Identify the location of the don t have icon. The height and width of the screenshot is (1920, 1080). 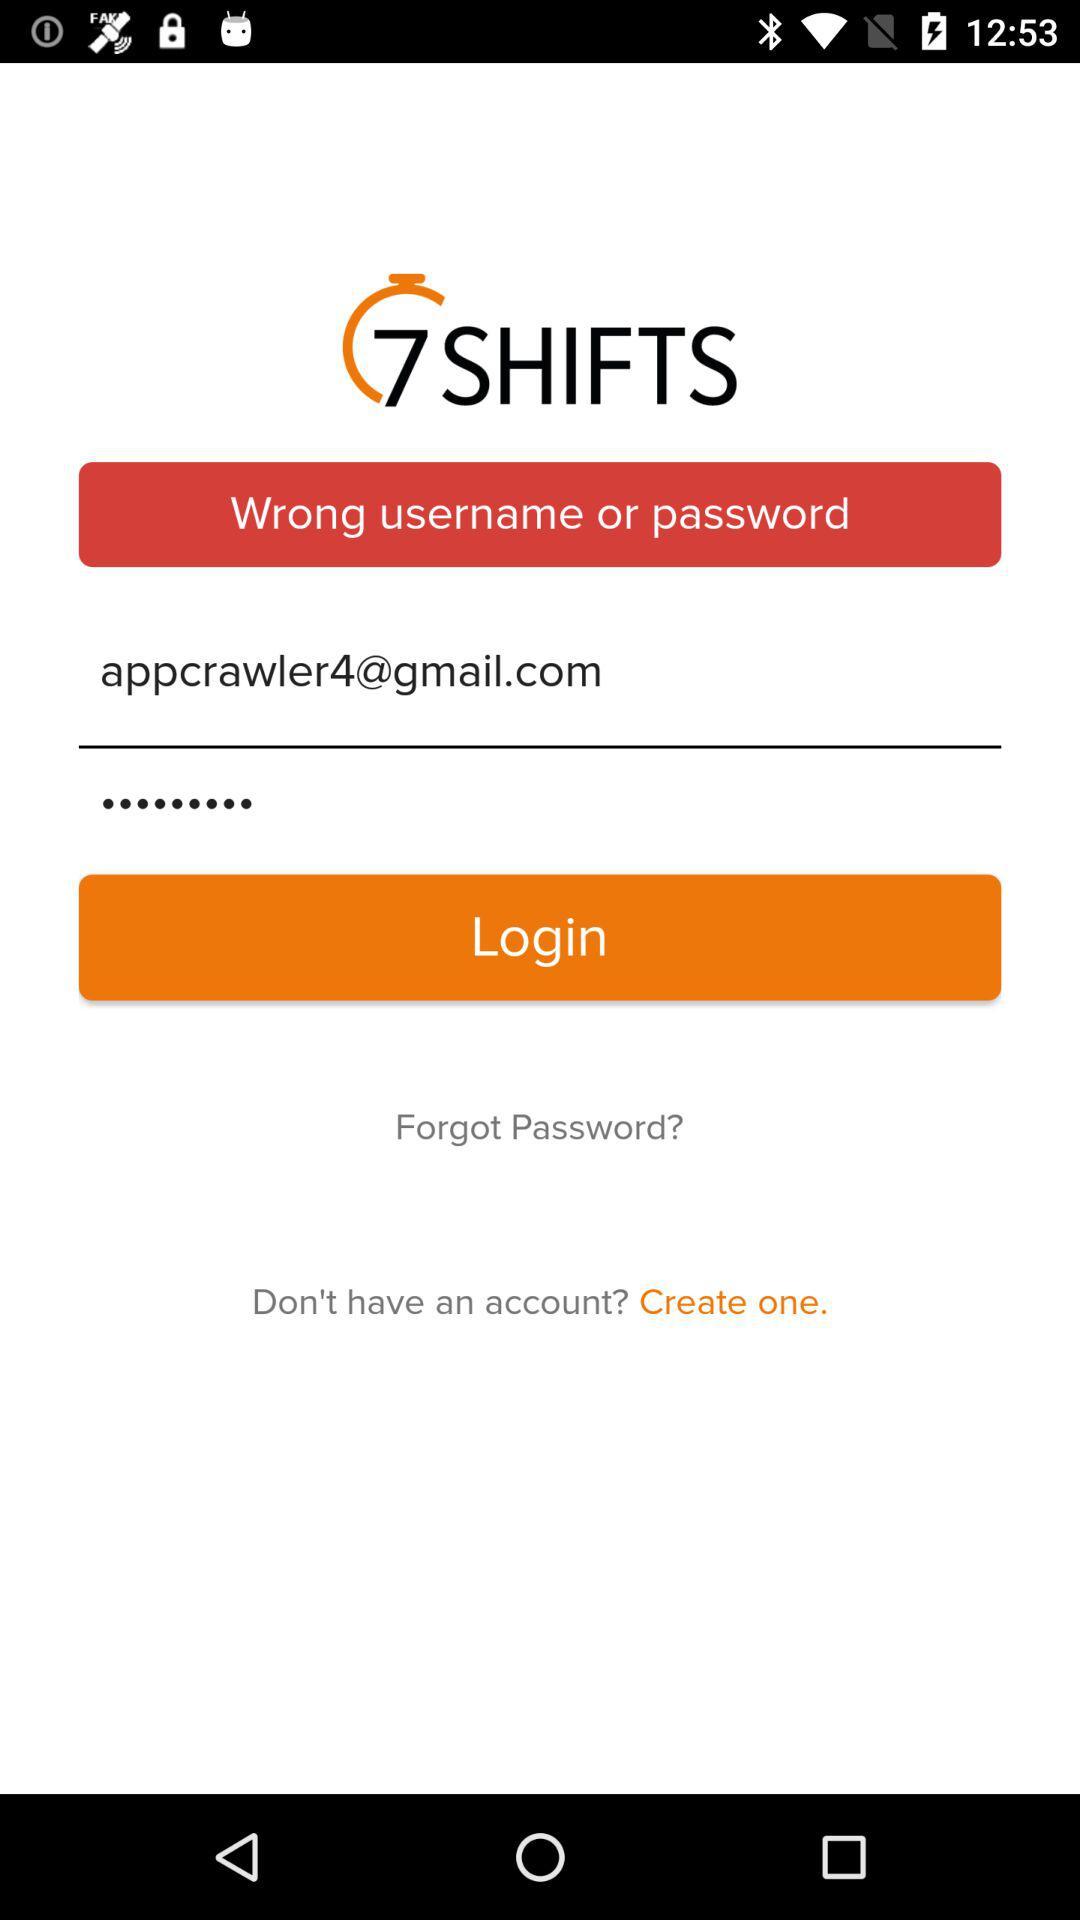
(540, 1302).